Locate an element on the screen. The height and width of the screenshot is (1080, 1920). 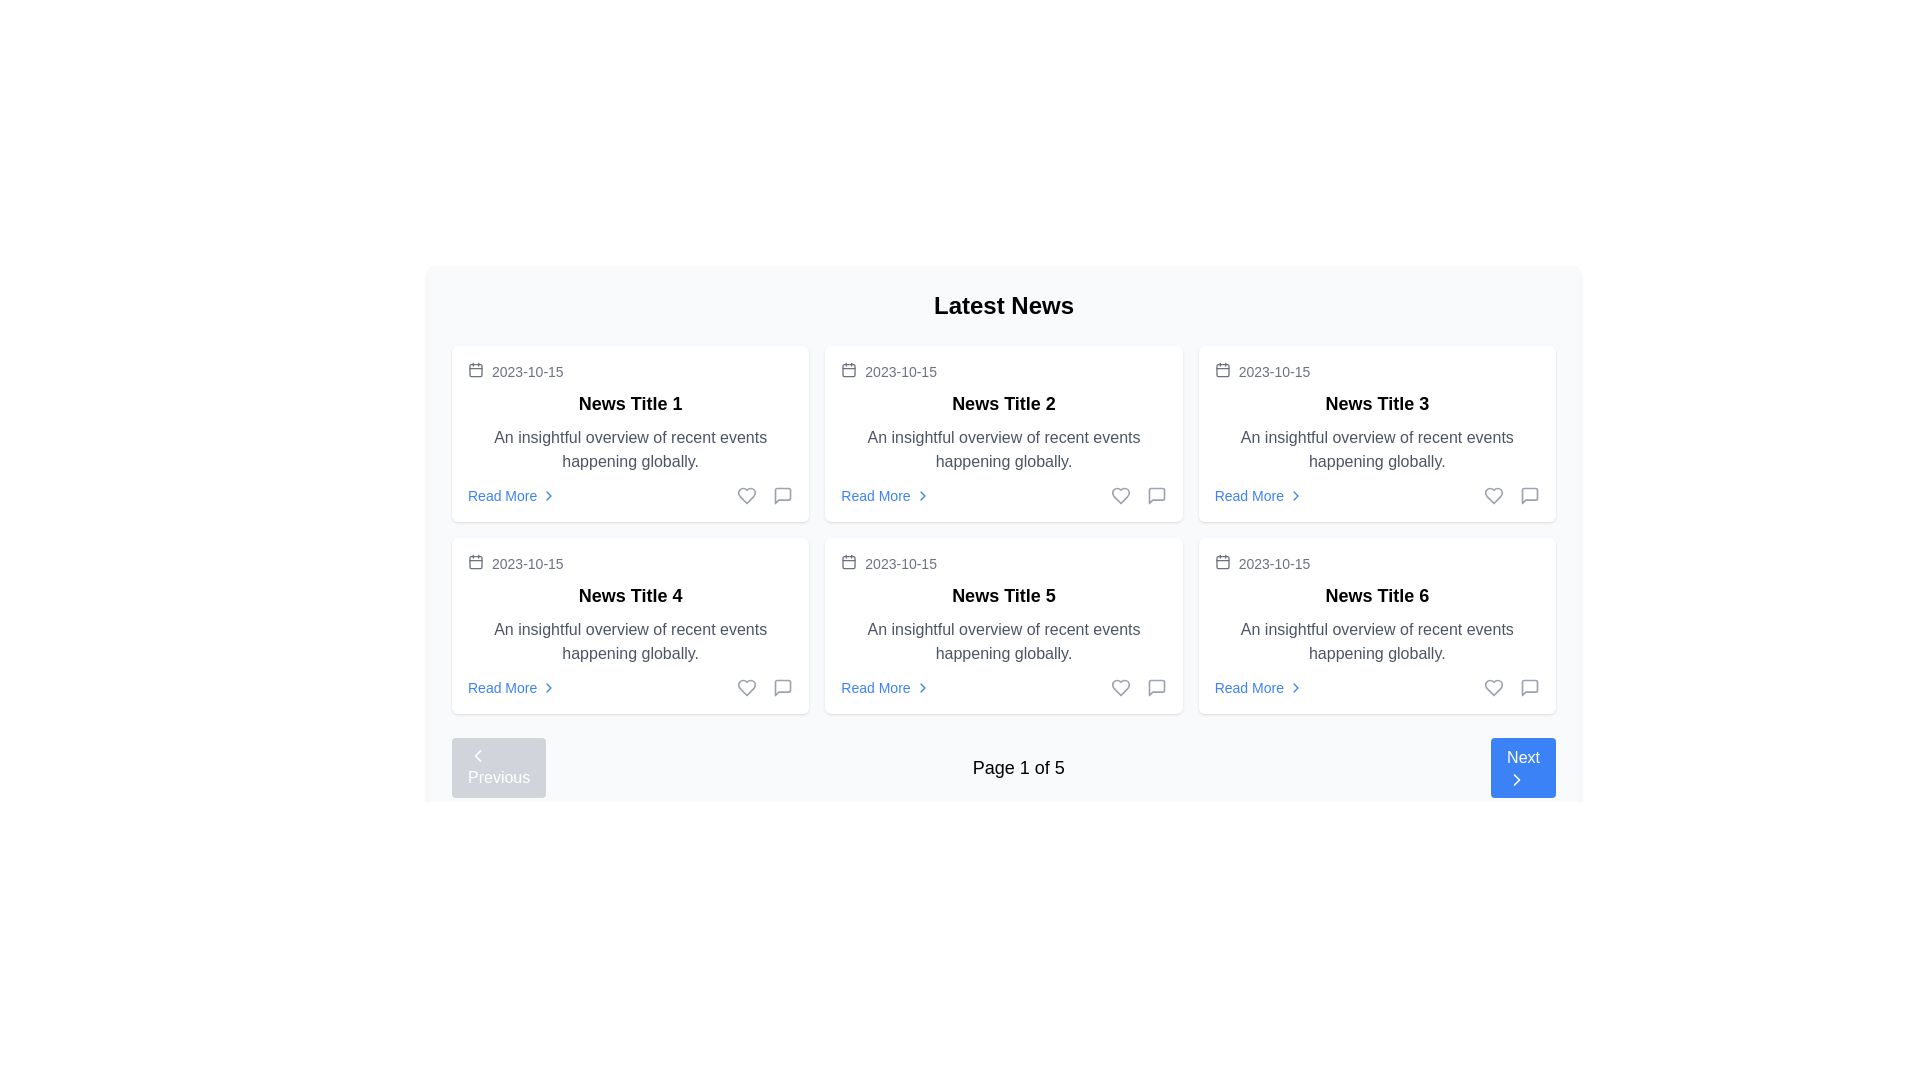
the heart-shaped icon located in the right-bottom corner of the second card ('News Title 2') in the top row of the grid layout is located at coordinates (1120, 495).